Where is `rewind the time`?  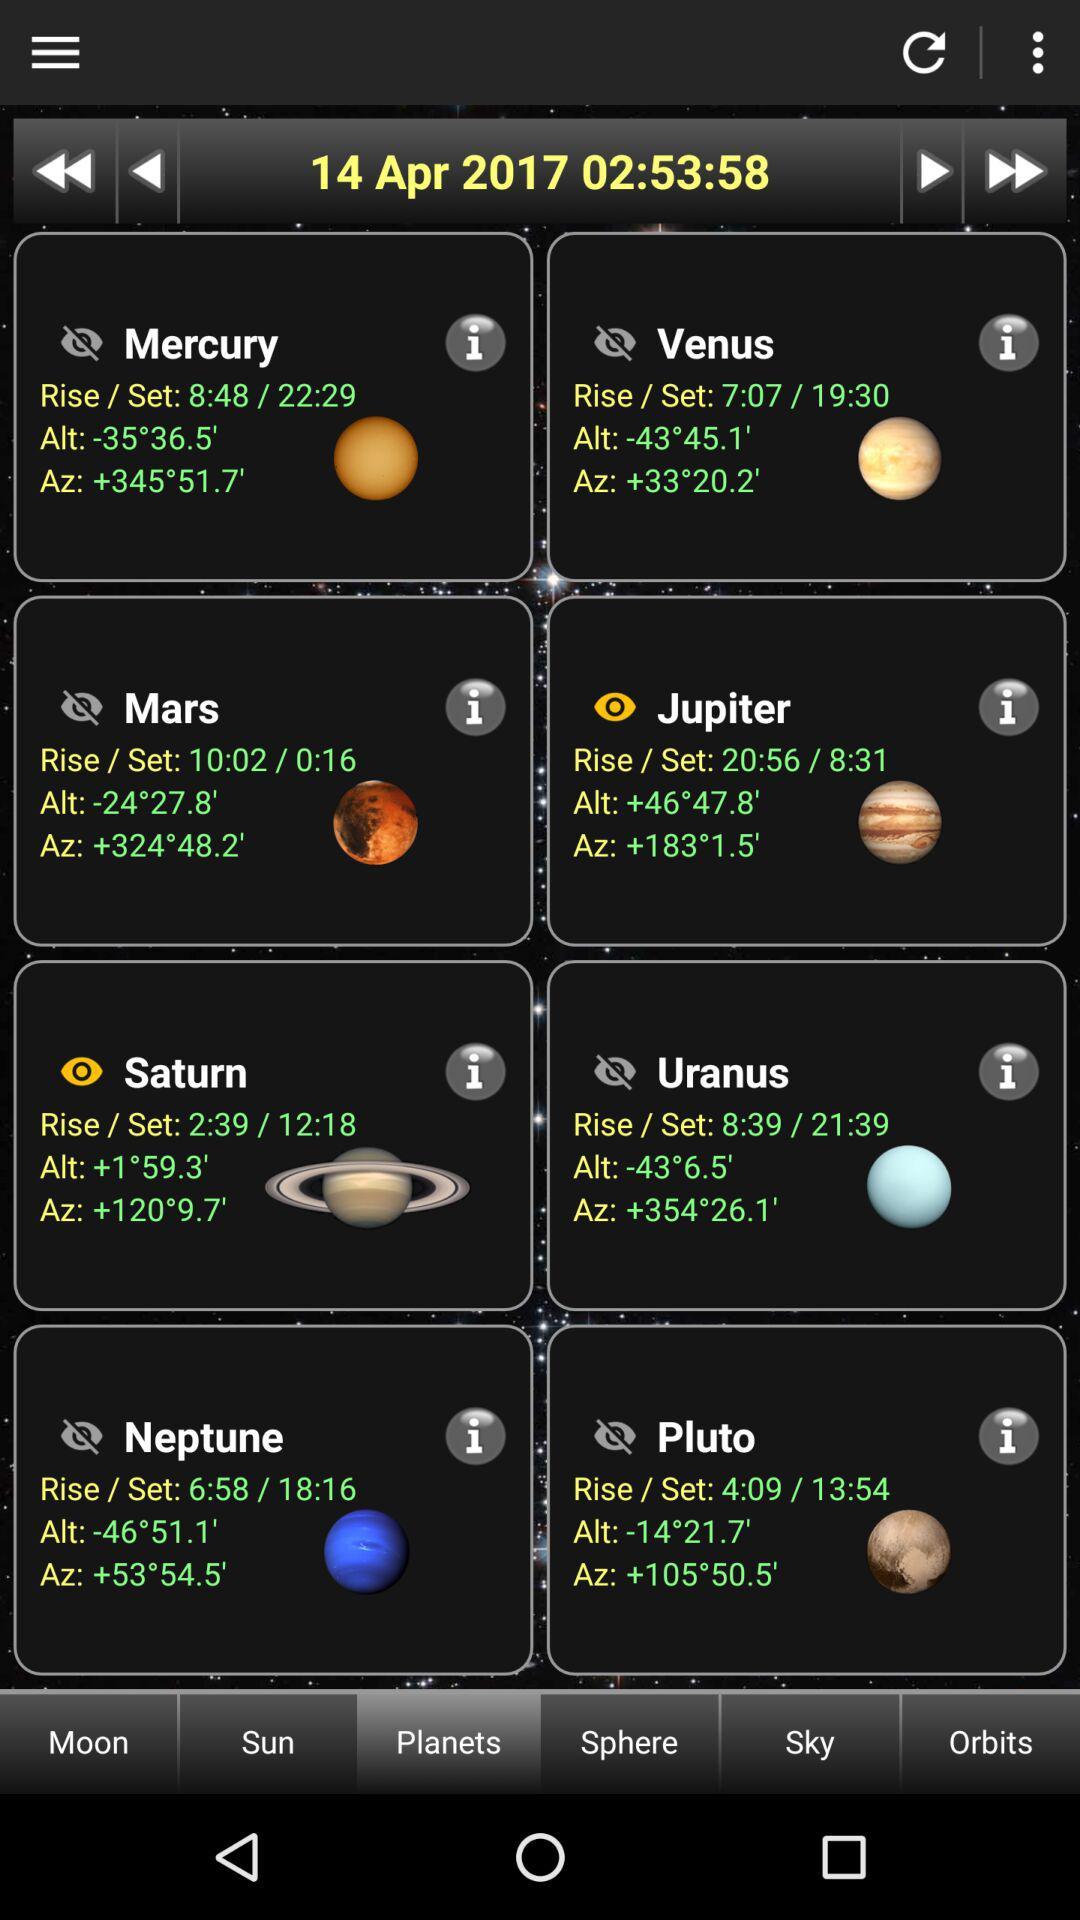
rewind the time is located at coordinates (63, 171).